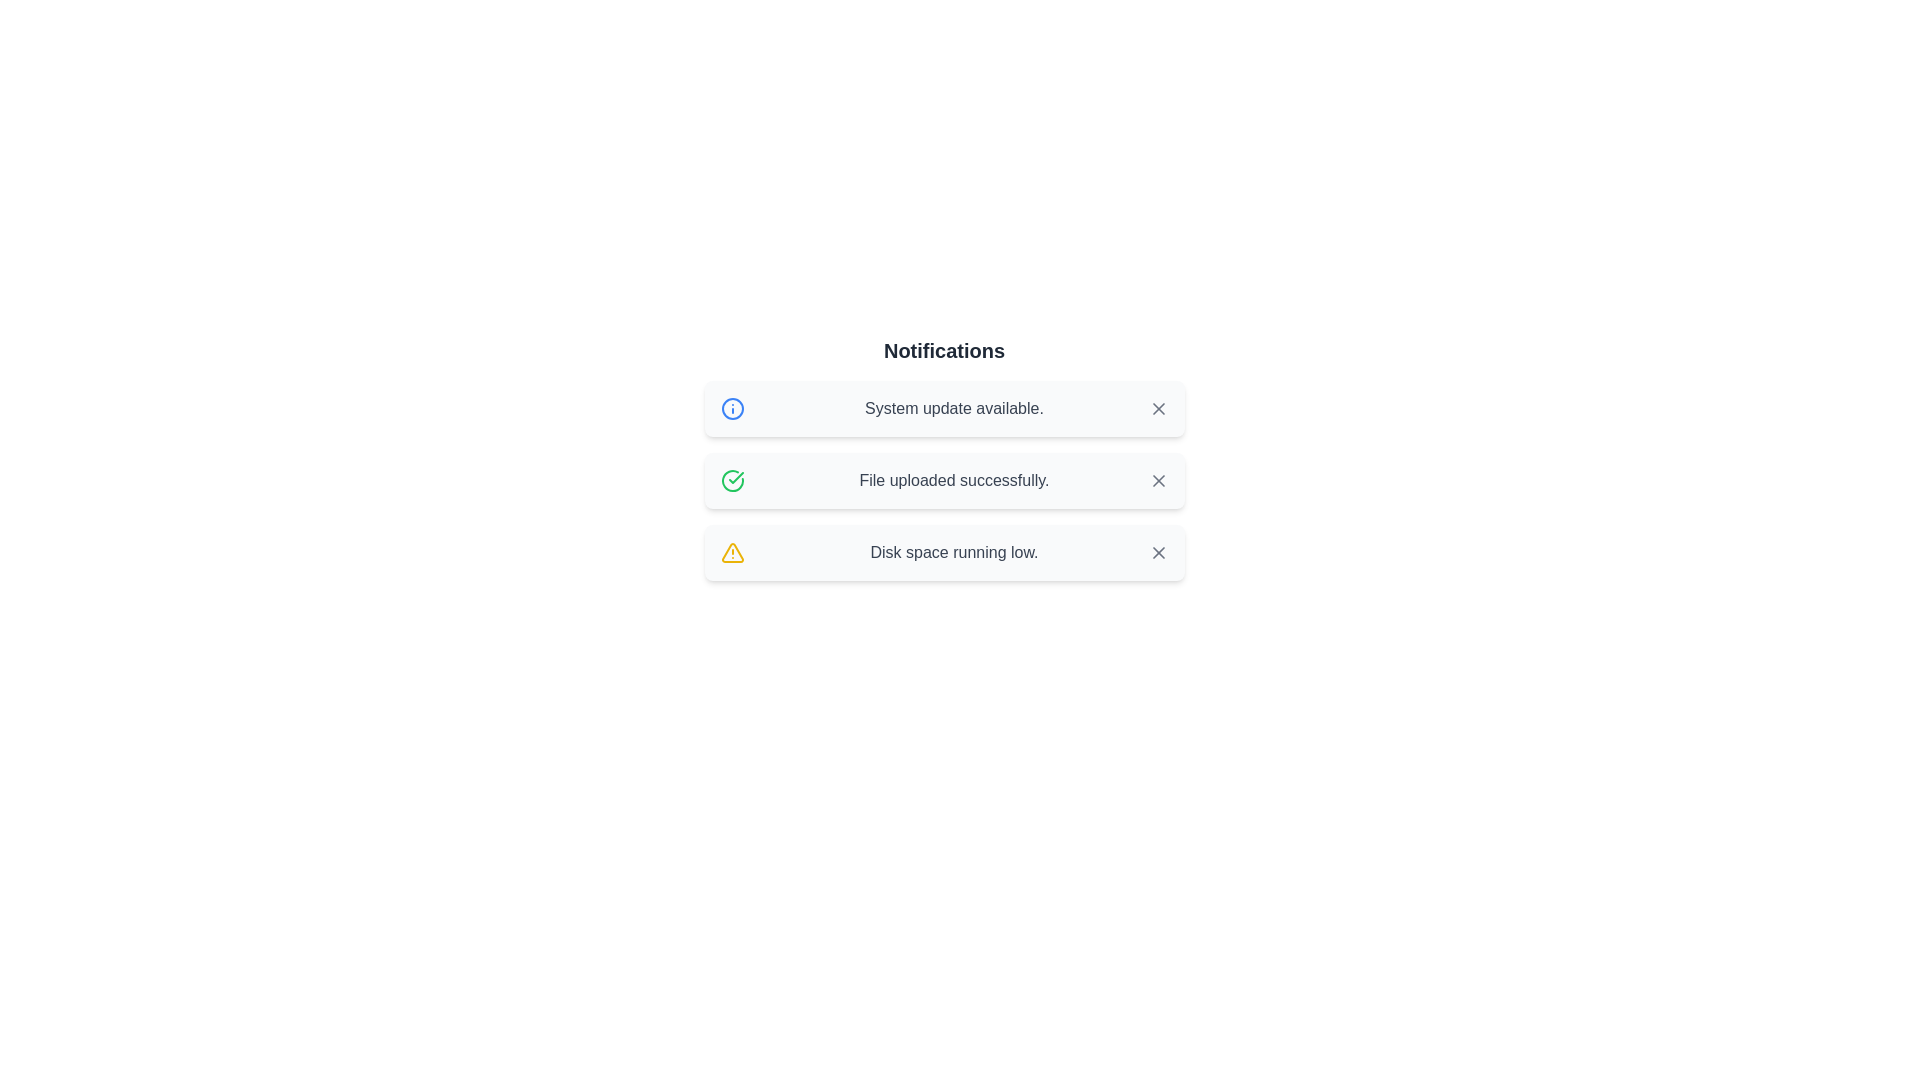 The image size is (1920, 1080). What do you see at coordinates (953, 552) in the screenshot?
I see `the text label that informs the user about low disk space in the notification panel, positioned centrally with a warning icon on the left and a close button on the right` at bounding box center [953, 552].